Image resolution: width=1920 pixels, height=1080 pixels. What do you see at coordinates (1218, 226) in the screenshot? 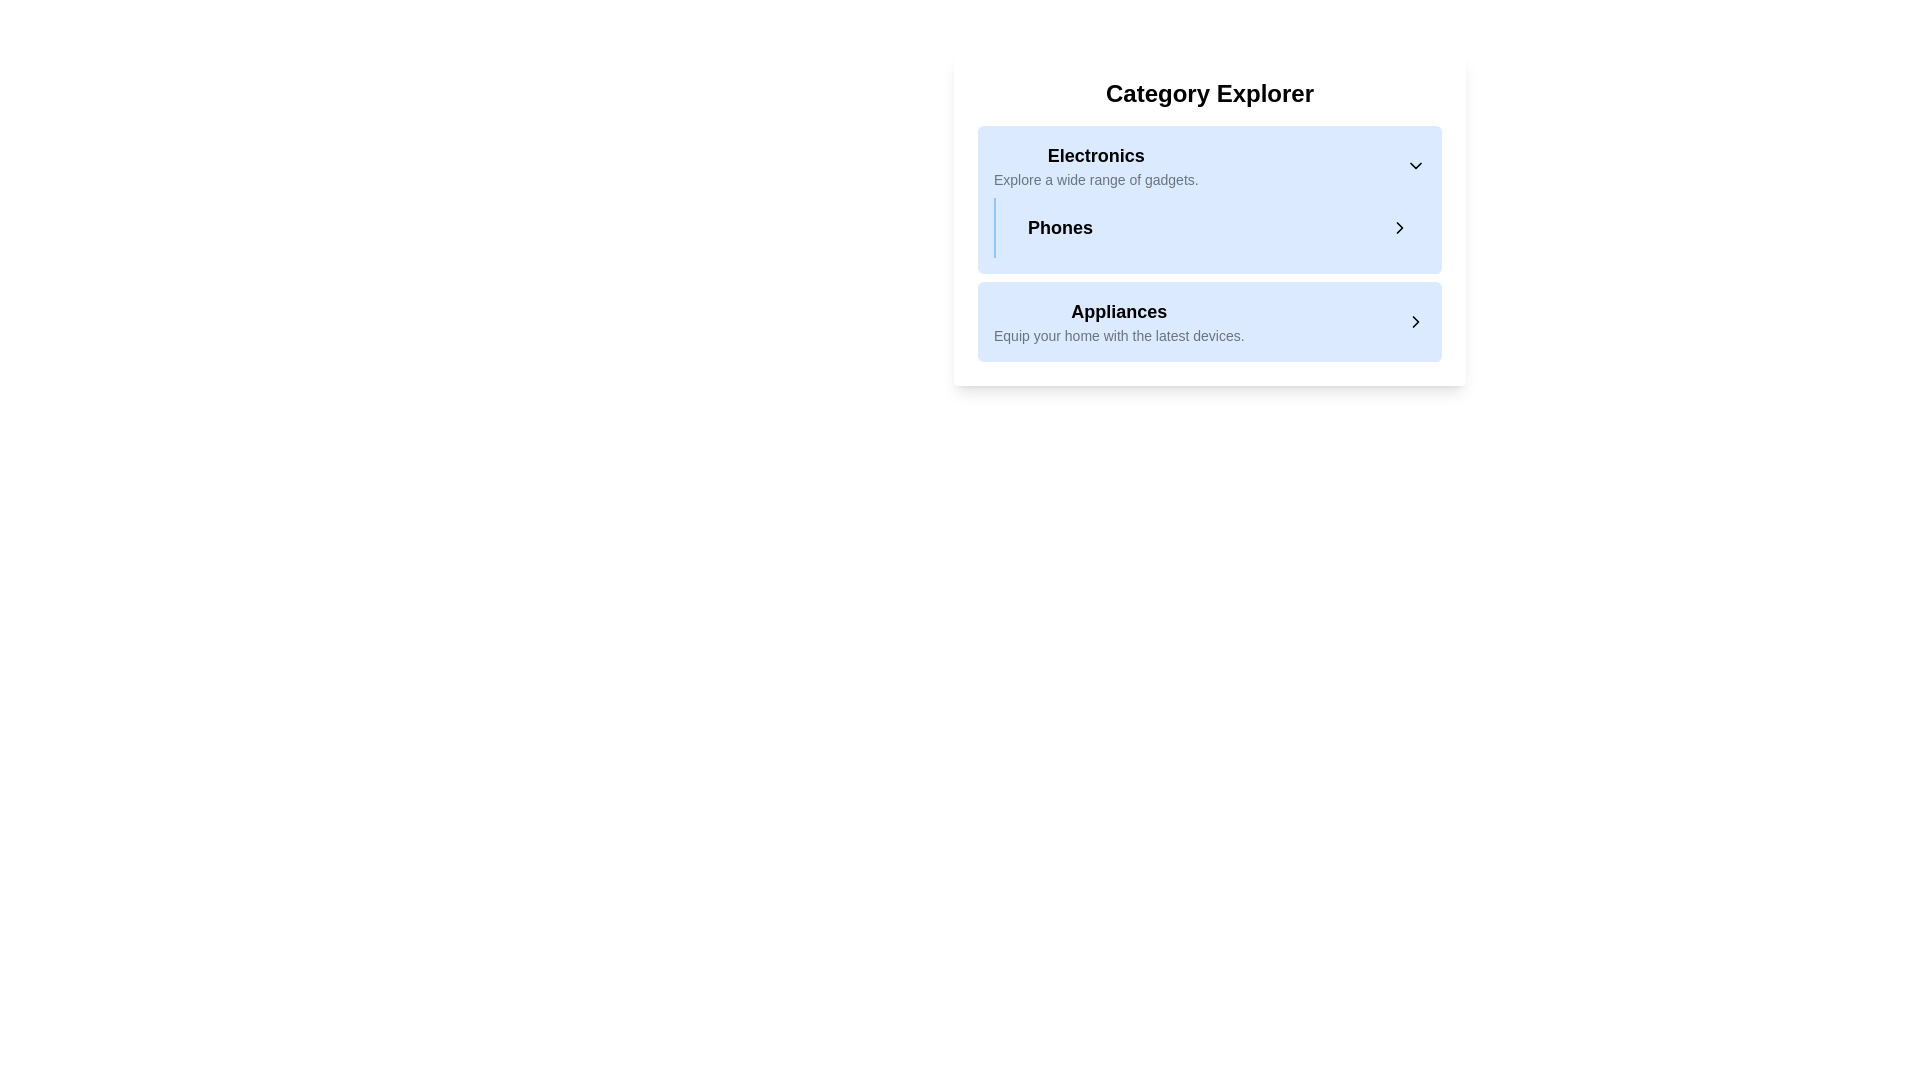
I see `the 'Phones' category option` at bounding box center [1218, 226].